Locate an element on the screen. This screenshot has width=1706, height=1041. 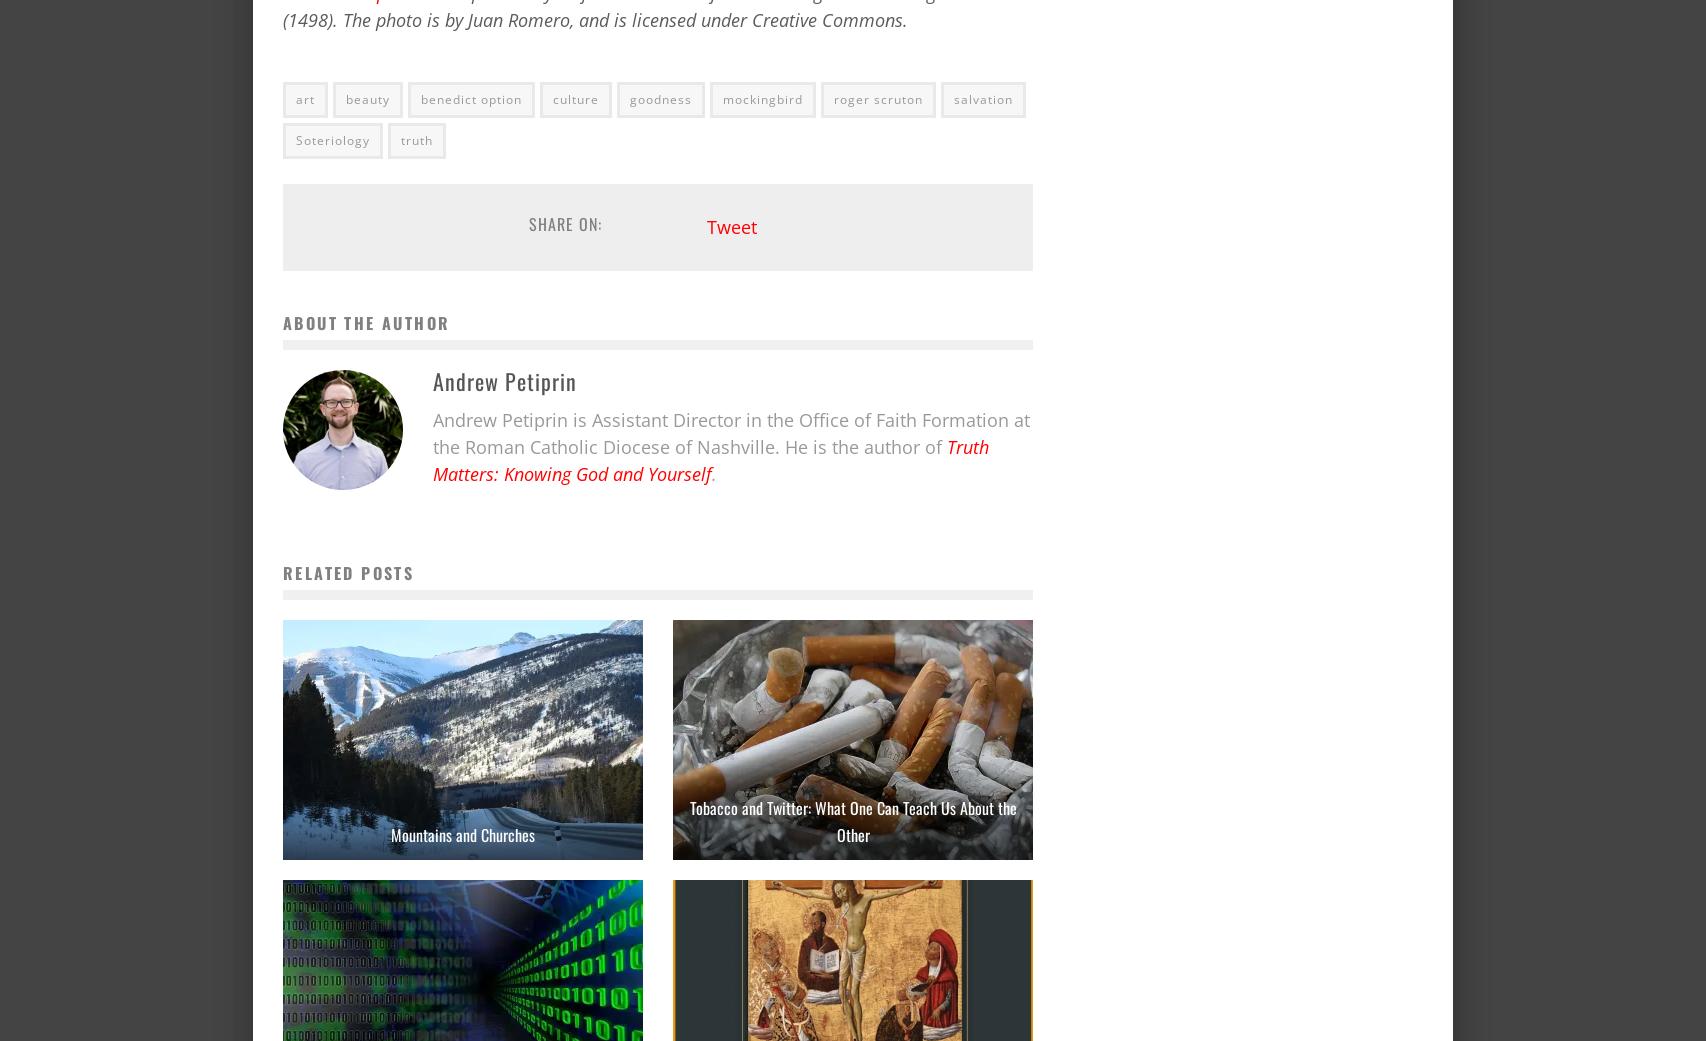
'Related Posts' is located at coordinates (348, 572).